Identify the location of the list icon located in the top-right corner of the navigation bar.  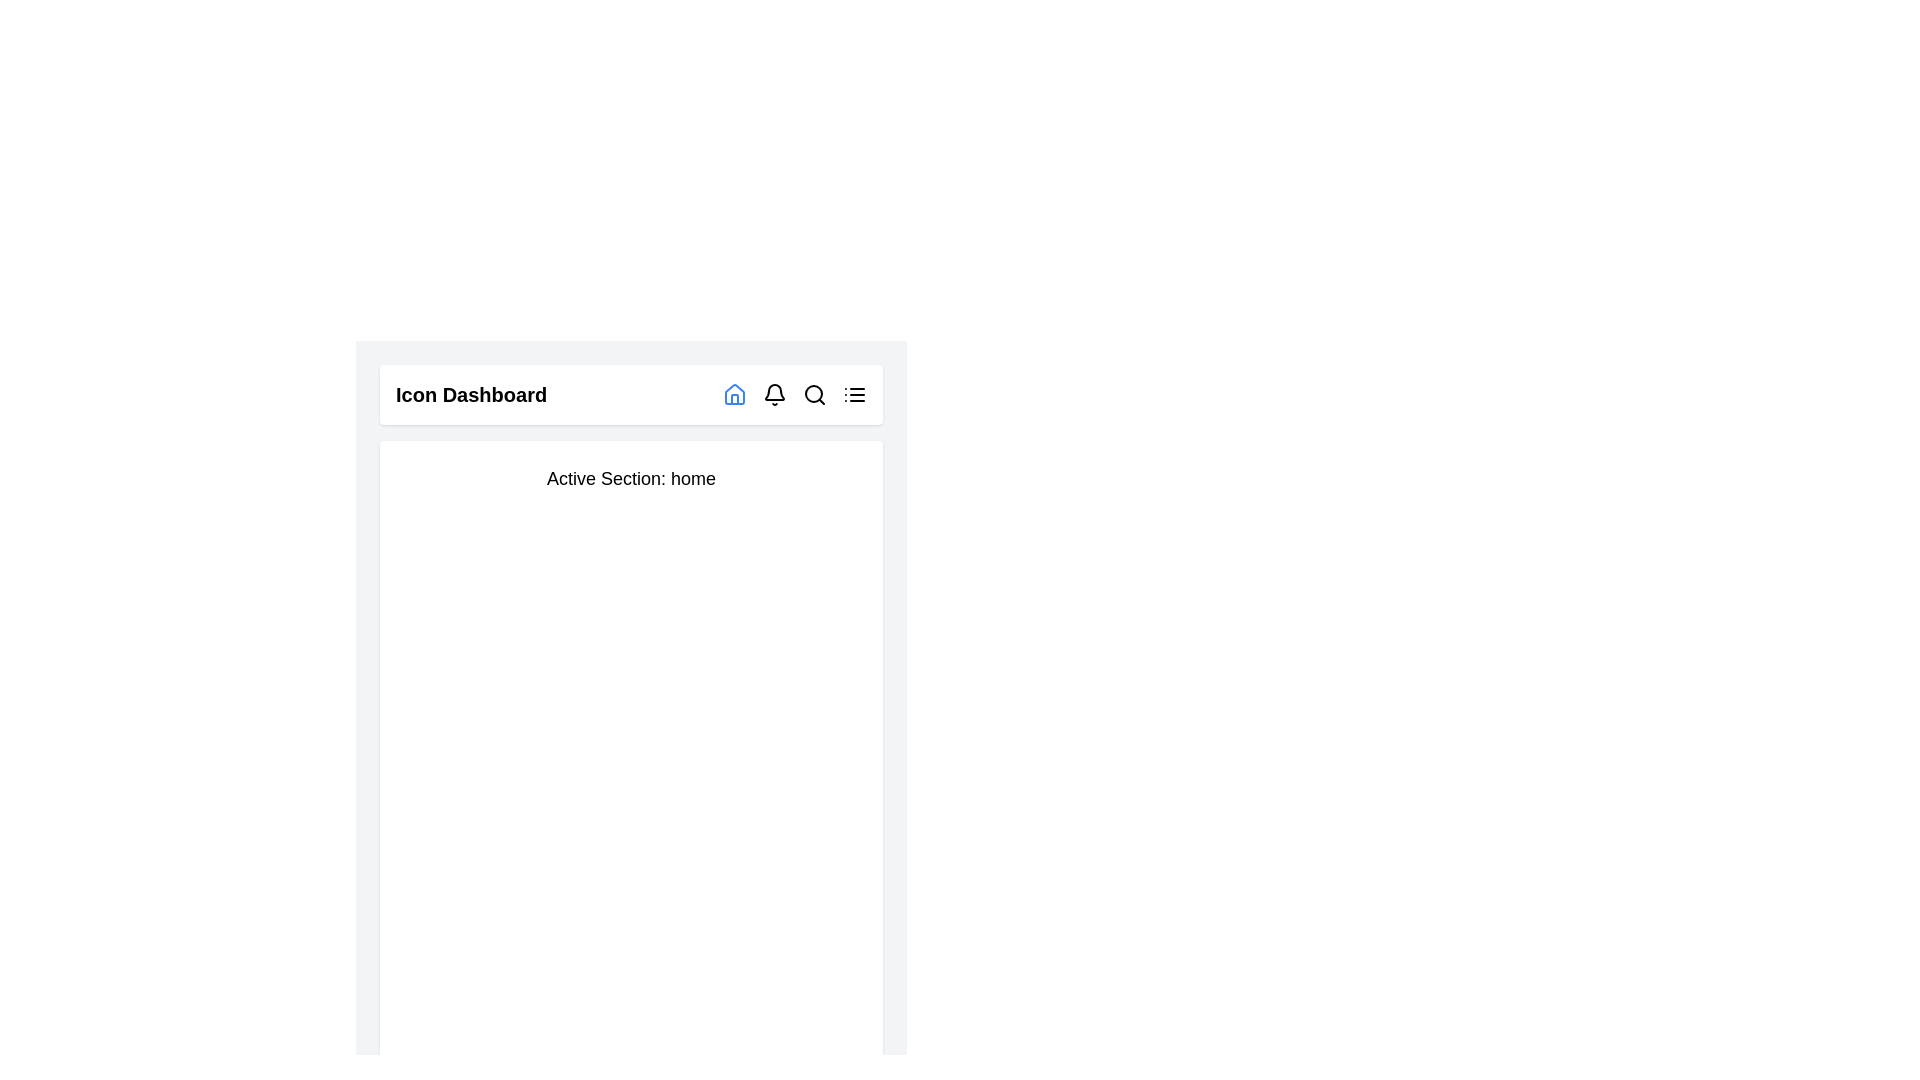
(854, 394).